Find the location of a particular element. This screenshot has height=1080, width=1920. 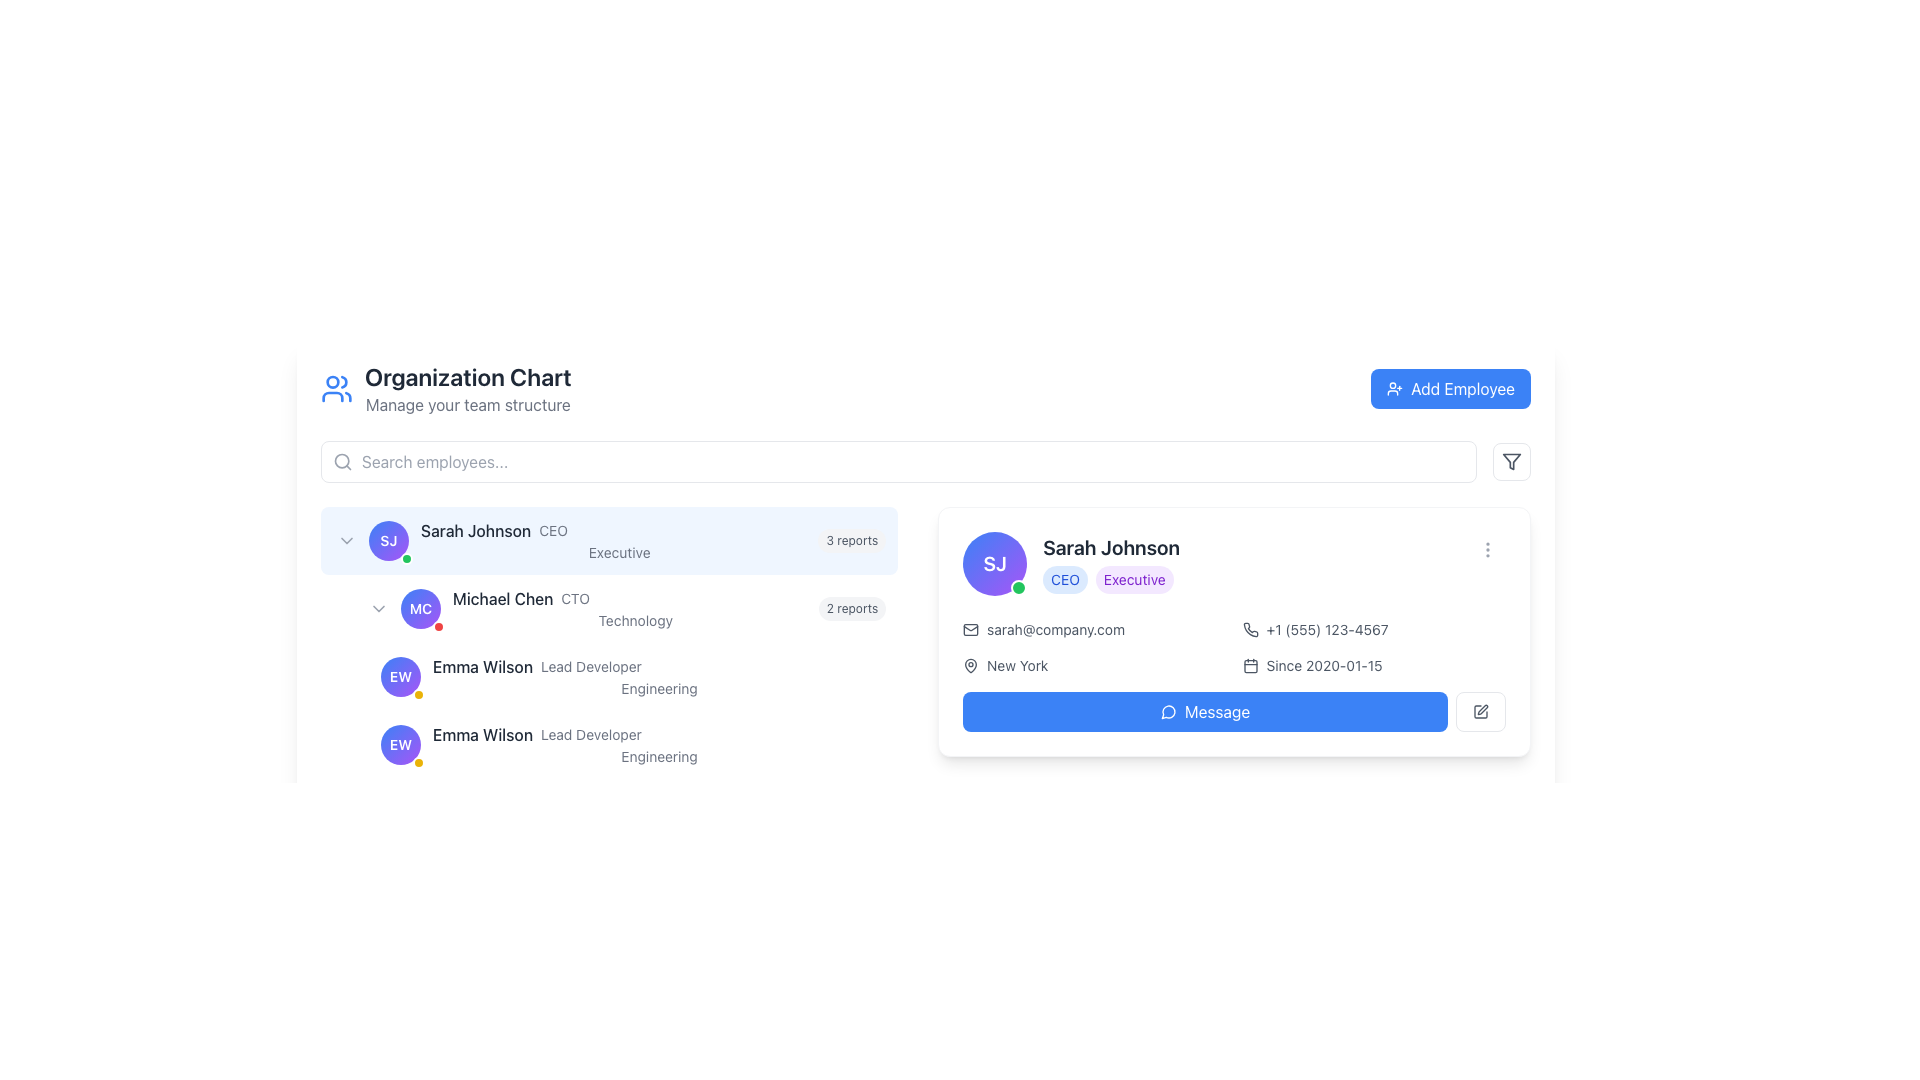

the Profile Icon representing 'Emma Wilson', which is a circular icon located under 'Michael Chen' in the left section of the interface is located at coordinates (400, 676).